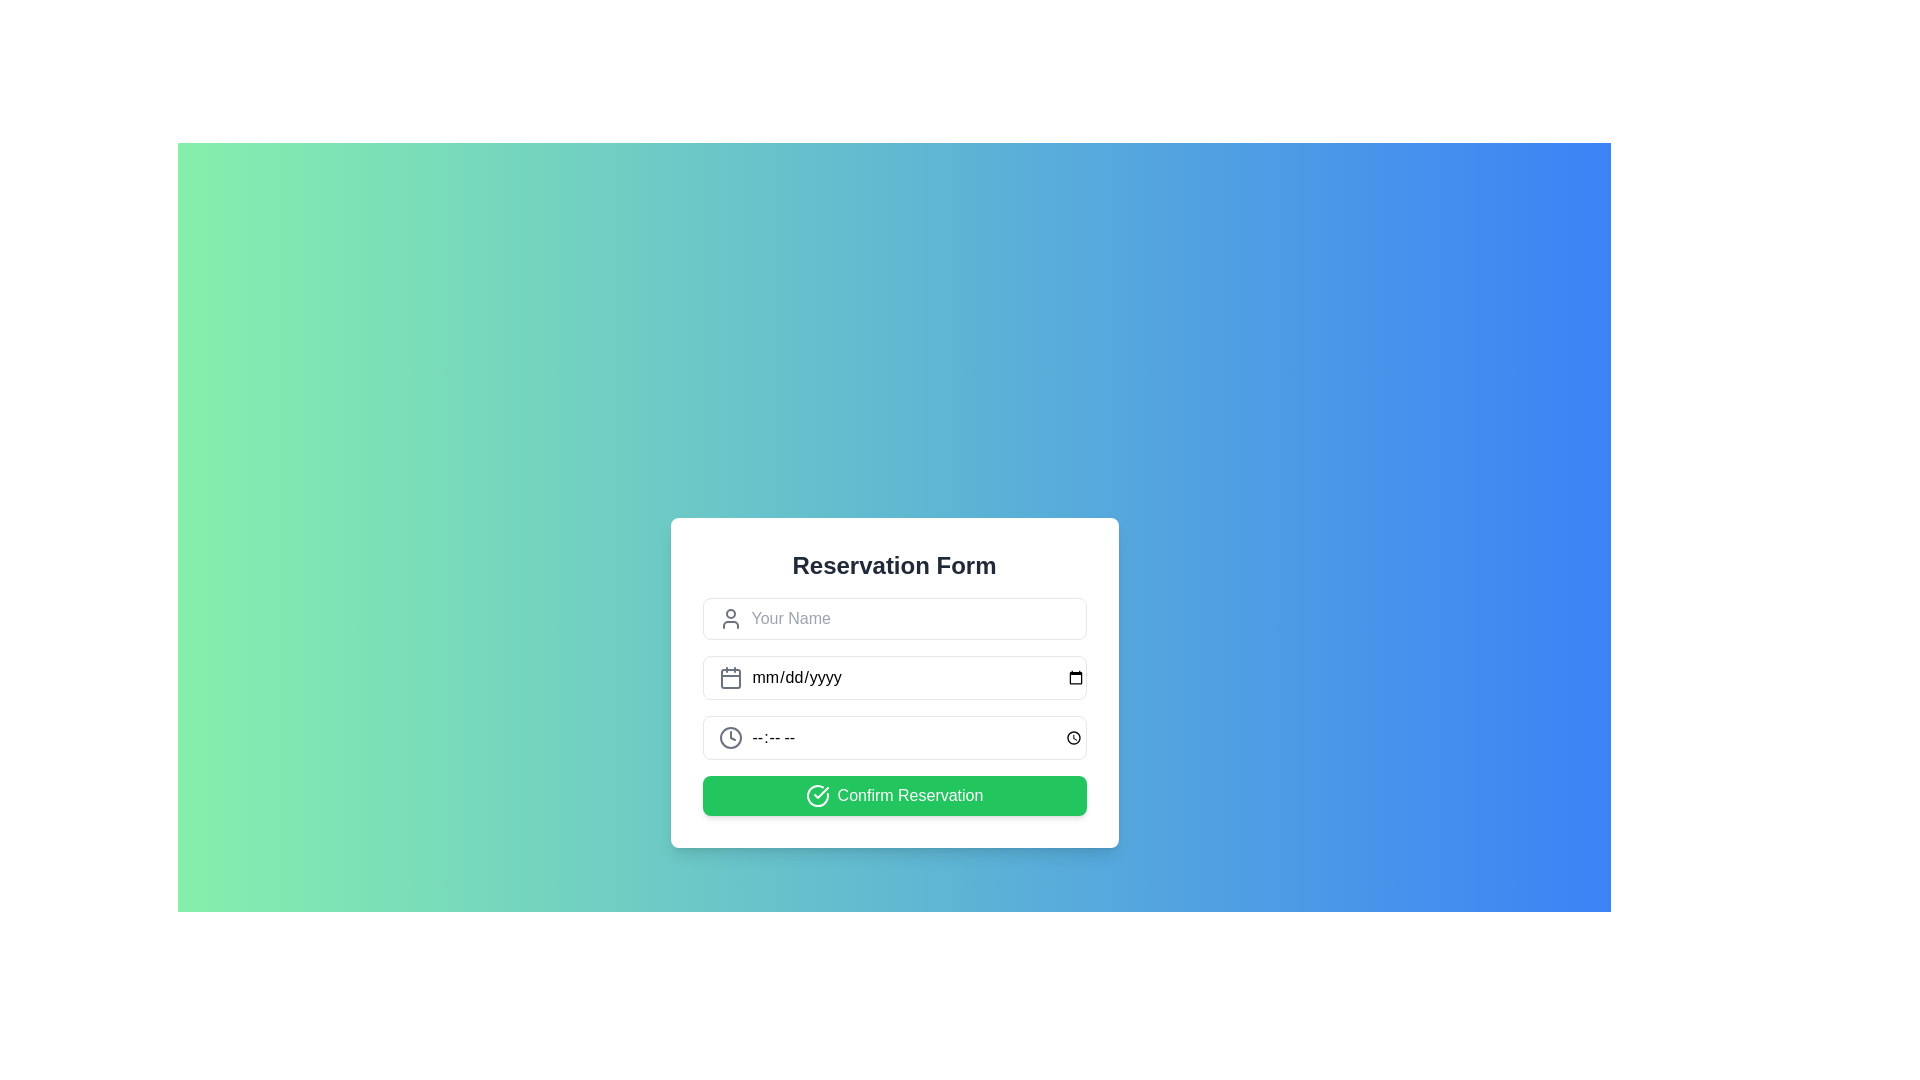 The image size is (1920, 1080). I want to click on the clock icon with a circular outline and stylized clock hands, rendered in gray, located within the time input field, so click(729, 737).